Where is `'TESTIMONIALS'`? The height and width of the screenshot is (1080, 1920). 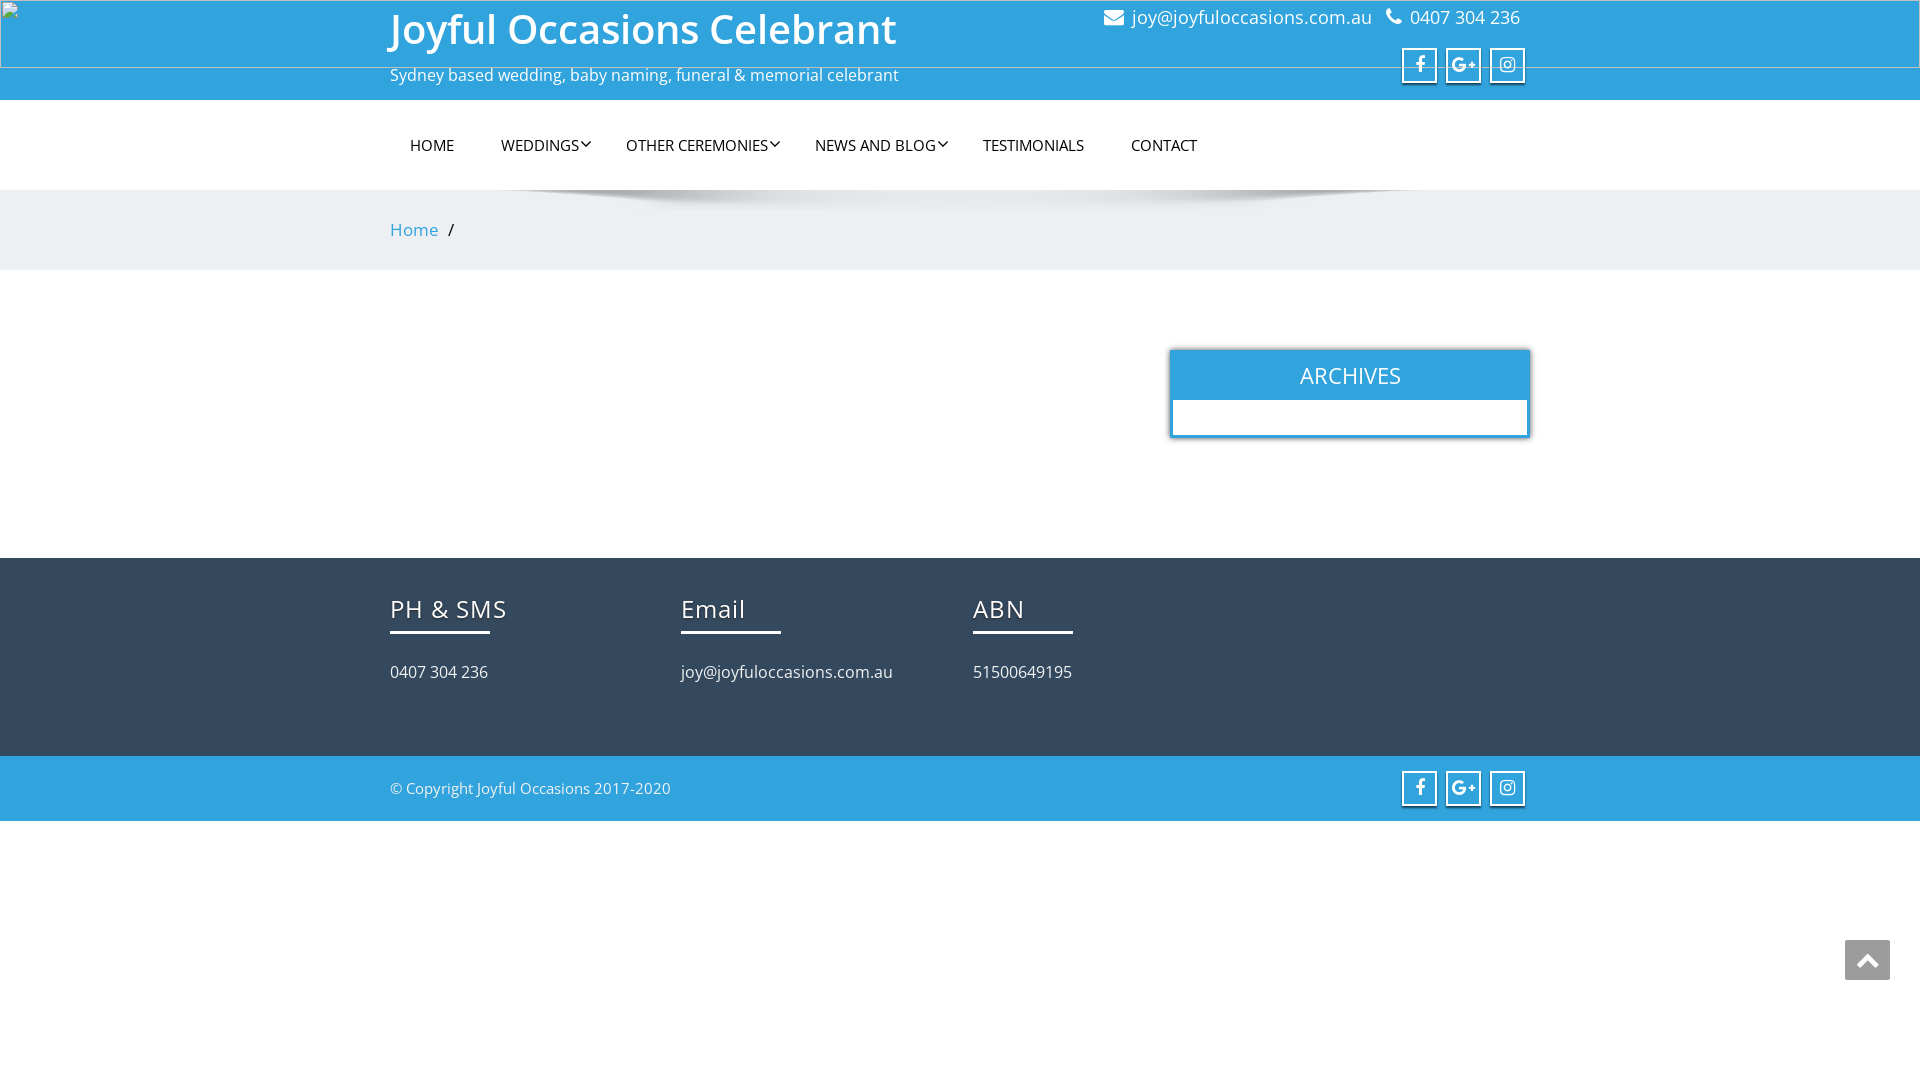
'TESTIMONIALS' is located at coordinates (1033, 144).